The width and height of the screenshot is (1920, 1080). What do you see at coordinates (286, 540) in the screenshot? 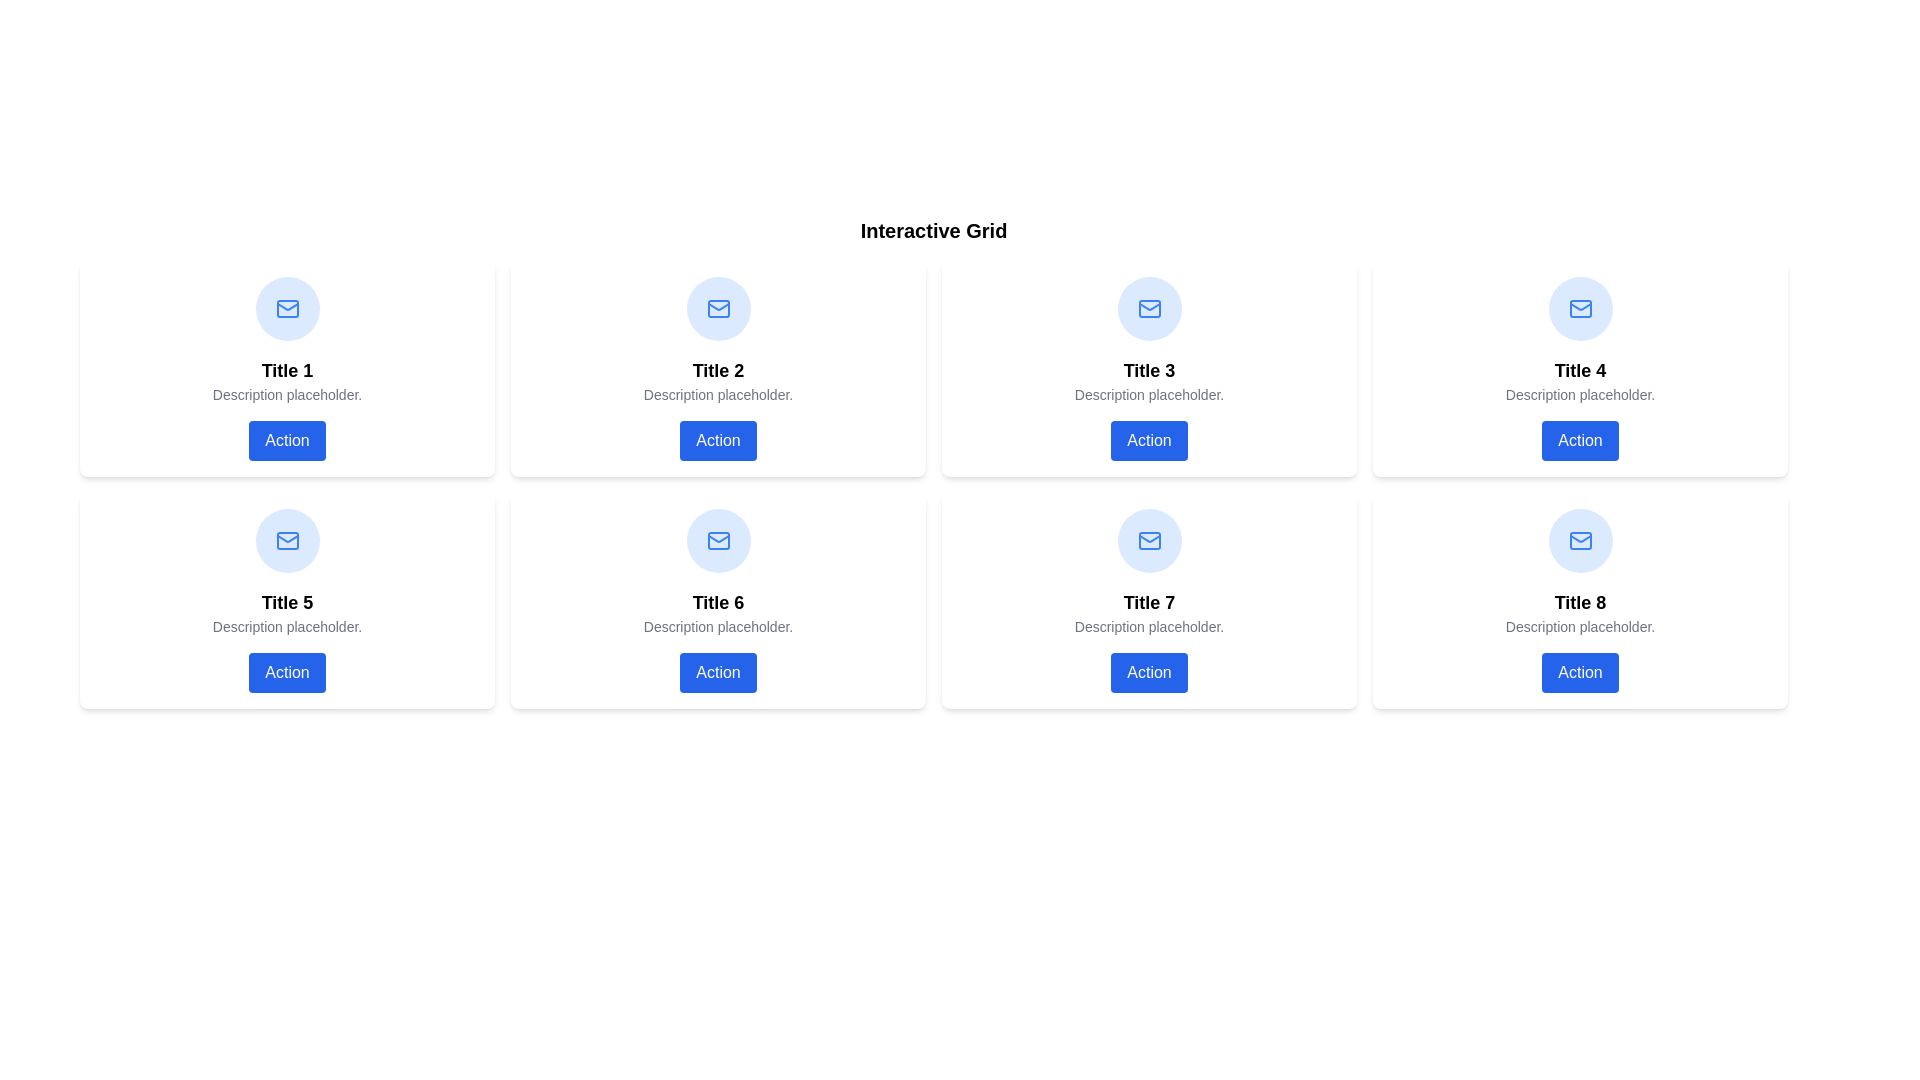
I see `the envelope icon with a simplistic outline style rendered in blue, located within the card titled 'Title 5' in the second row, first column of the interactive grid layout` at bounding box center [286, 540].